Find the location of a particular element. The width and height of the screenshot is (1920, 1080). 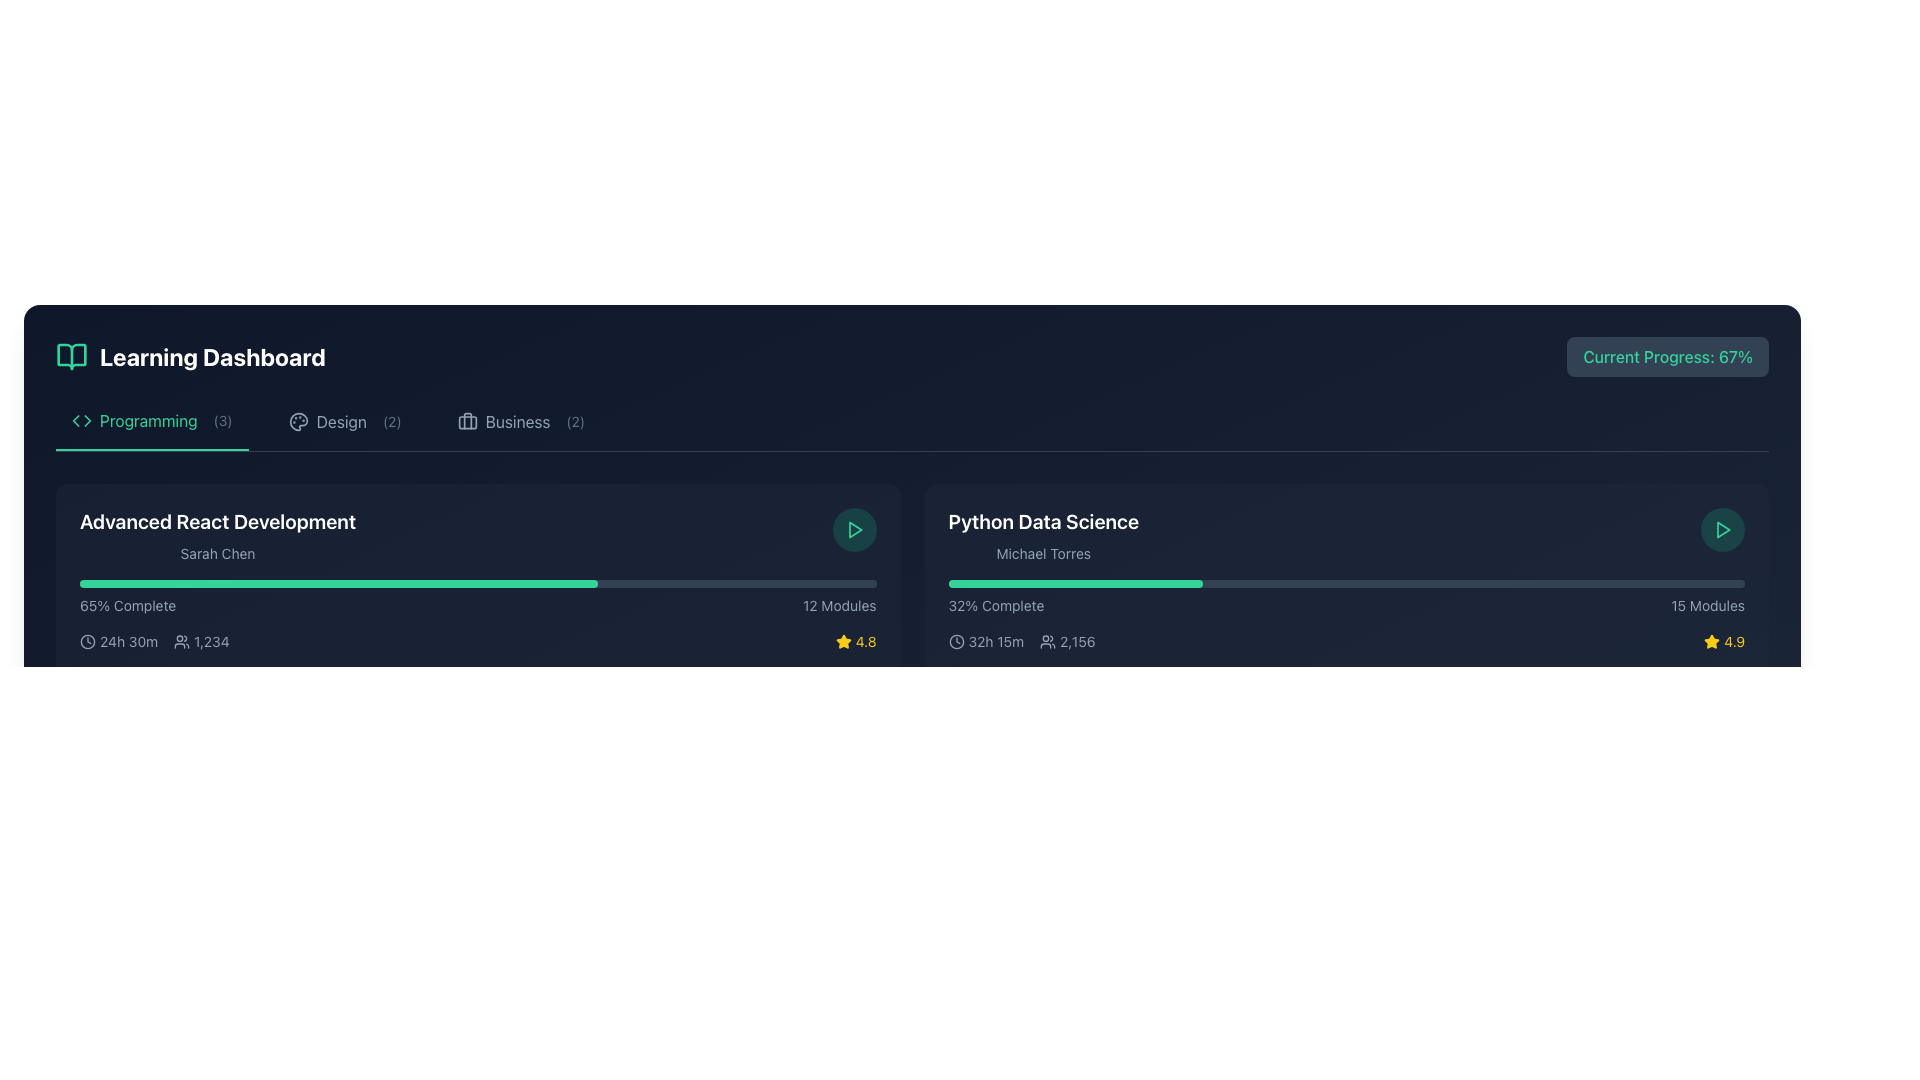

the progress bar indicating the completion level of the 'Python Data Science' module, which is located above the text '65% Complete' and '12 Modules' is located at coordinates (477, 583).